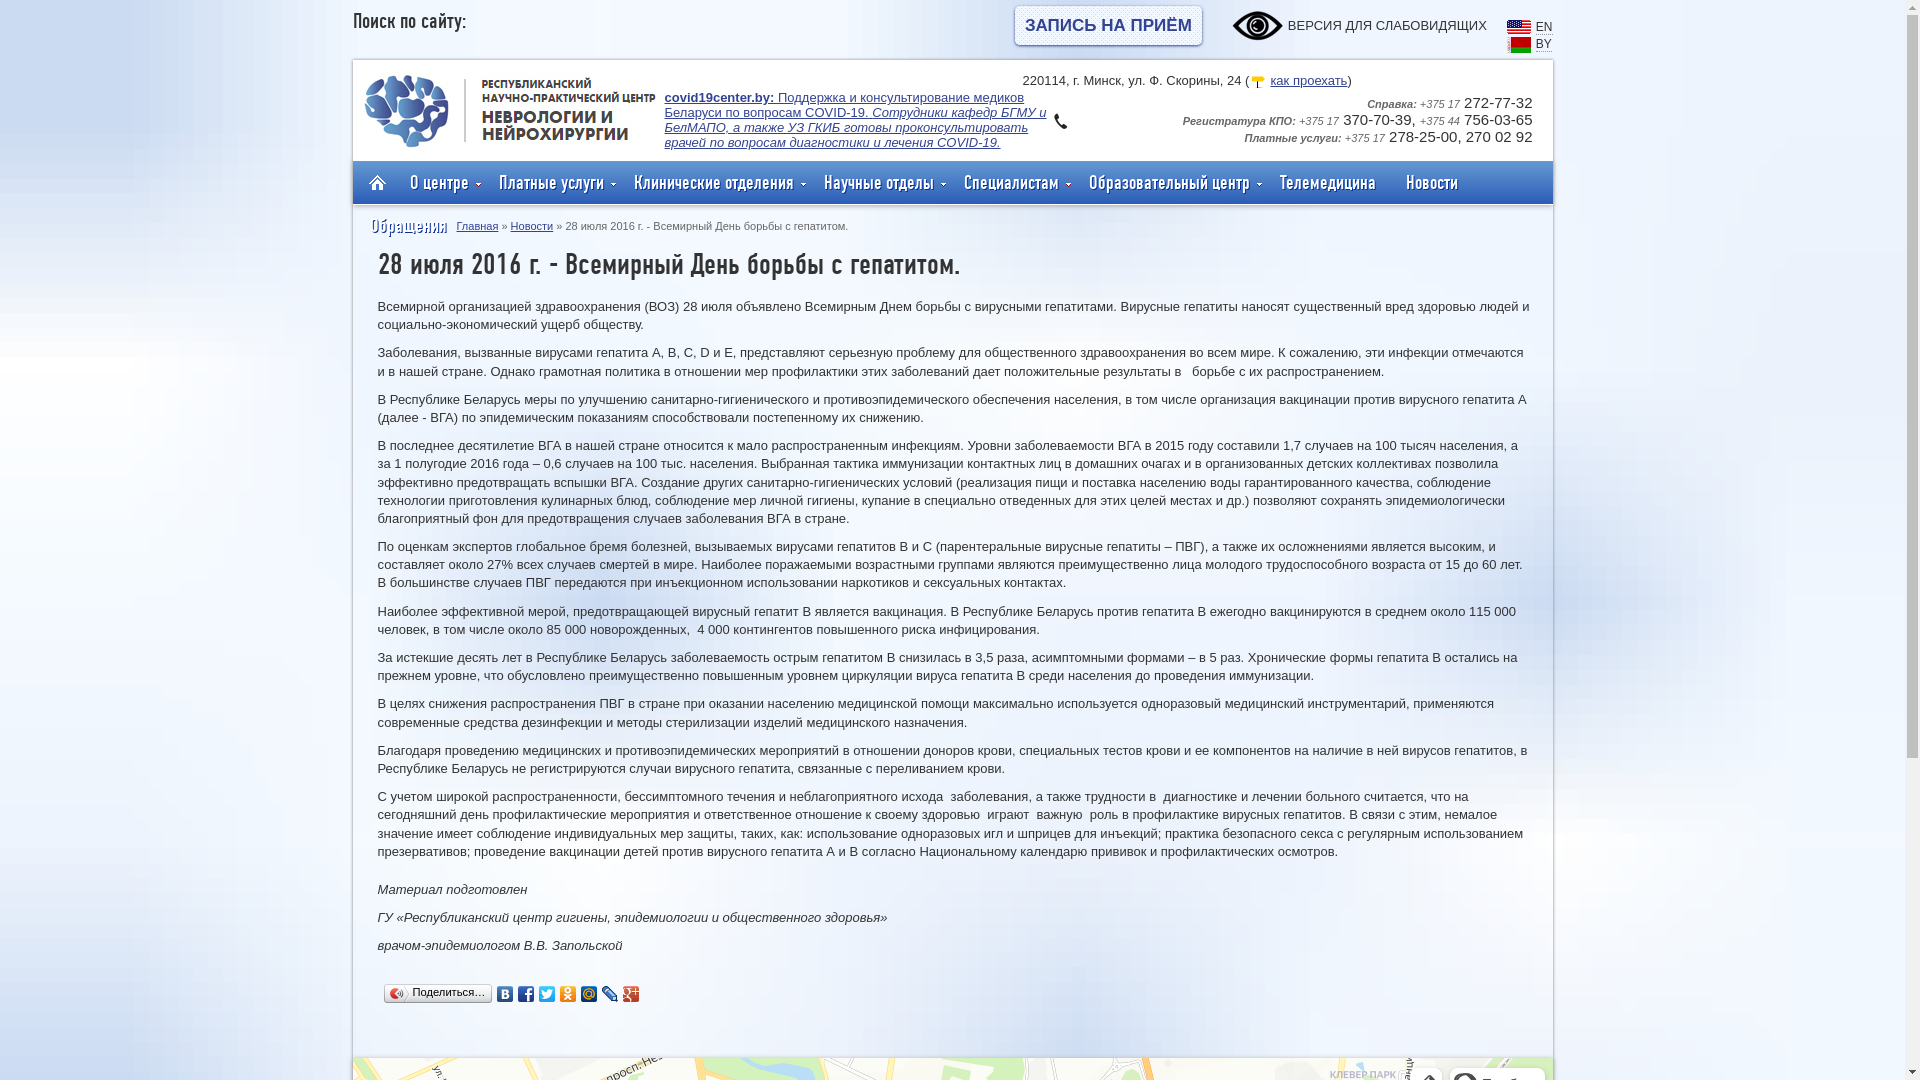  I want to click on 'Google Plus', so click(630, 994).